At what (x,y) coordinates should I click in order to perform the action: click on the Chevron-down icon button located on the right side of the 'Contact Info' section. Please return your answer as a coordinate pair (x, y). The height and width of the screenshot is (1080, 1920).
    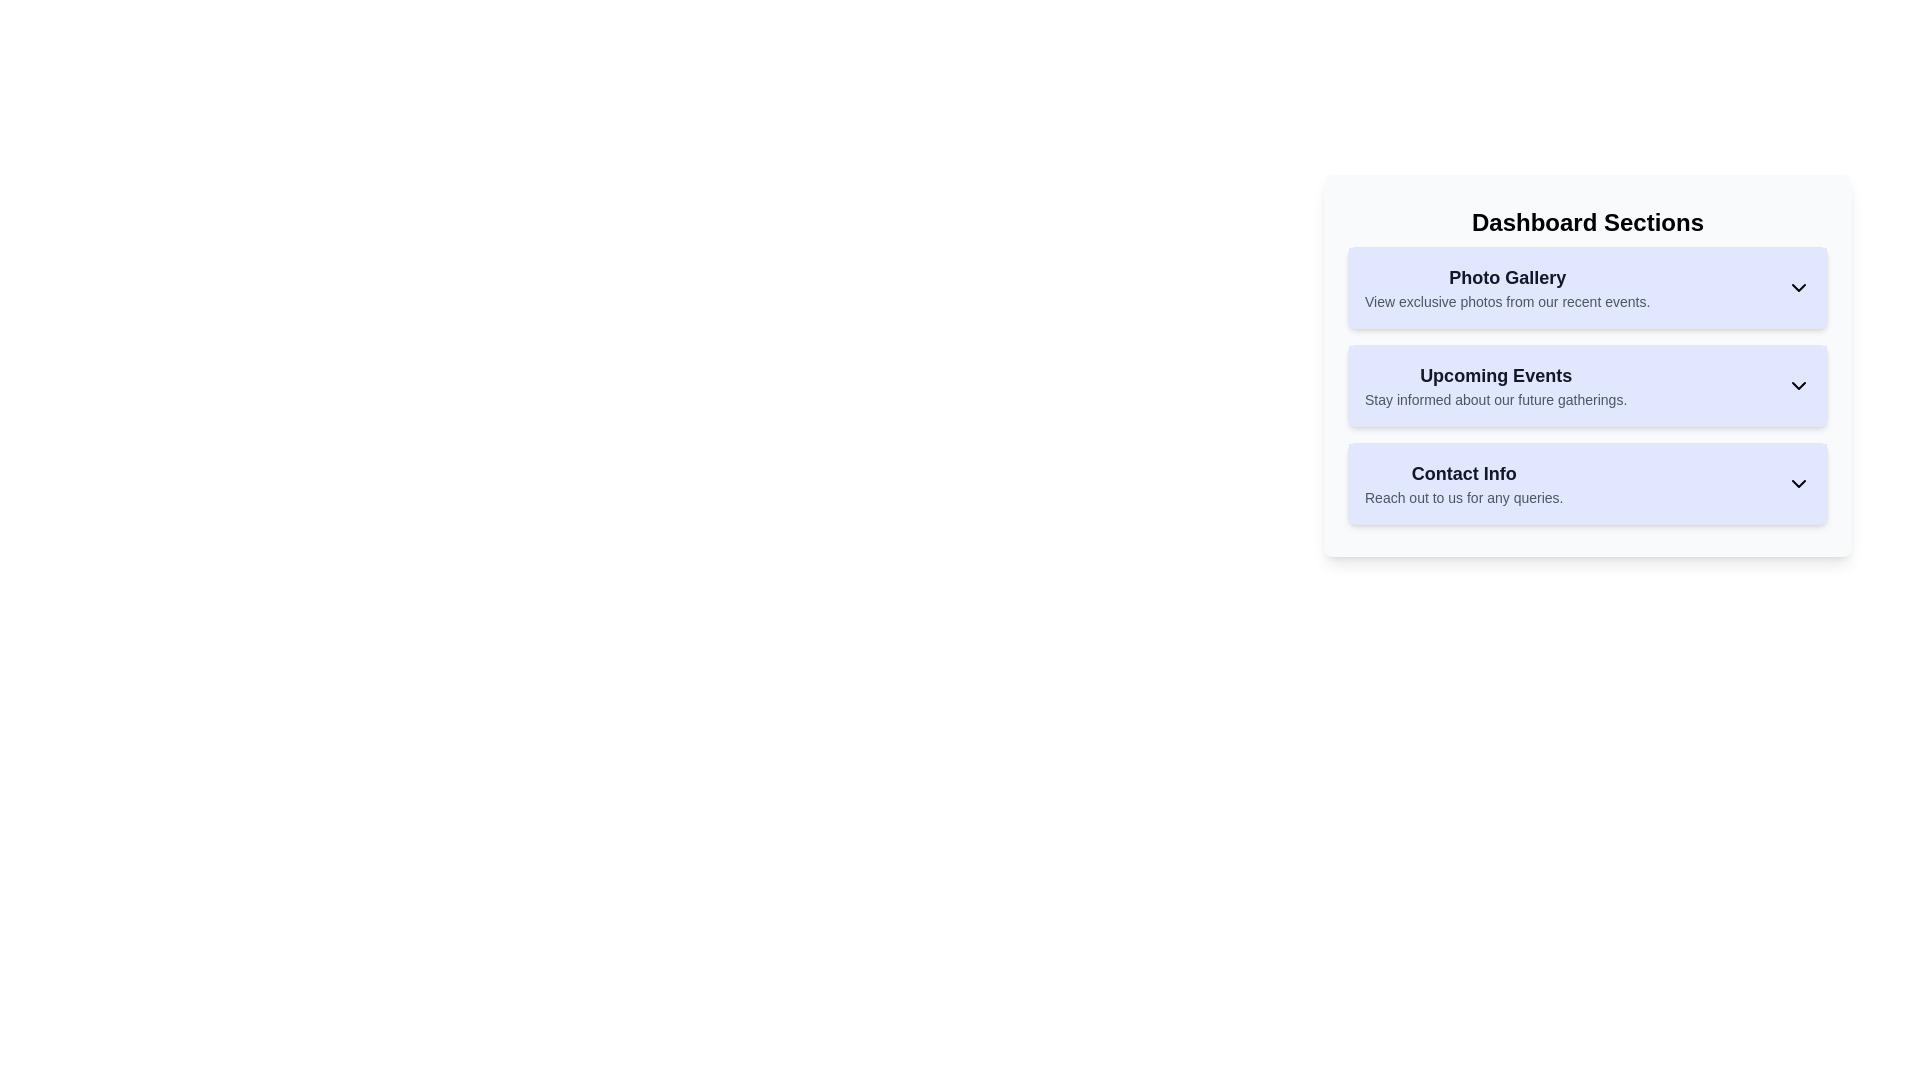
    Looking at the image, I should click on (1799, 483).